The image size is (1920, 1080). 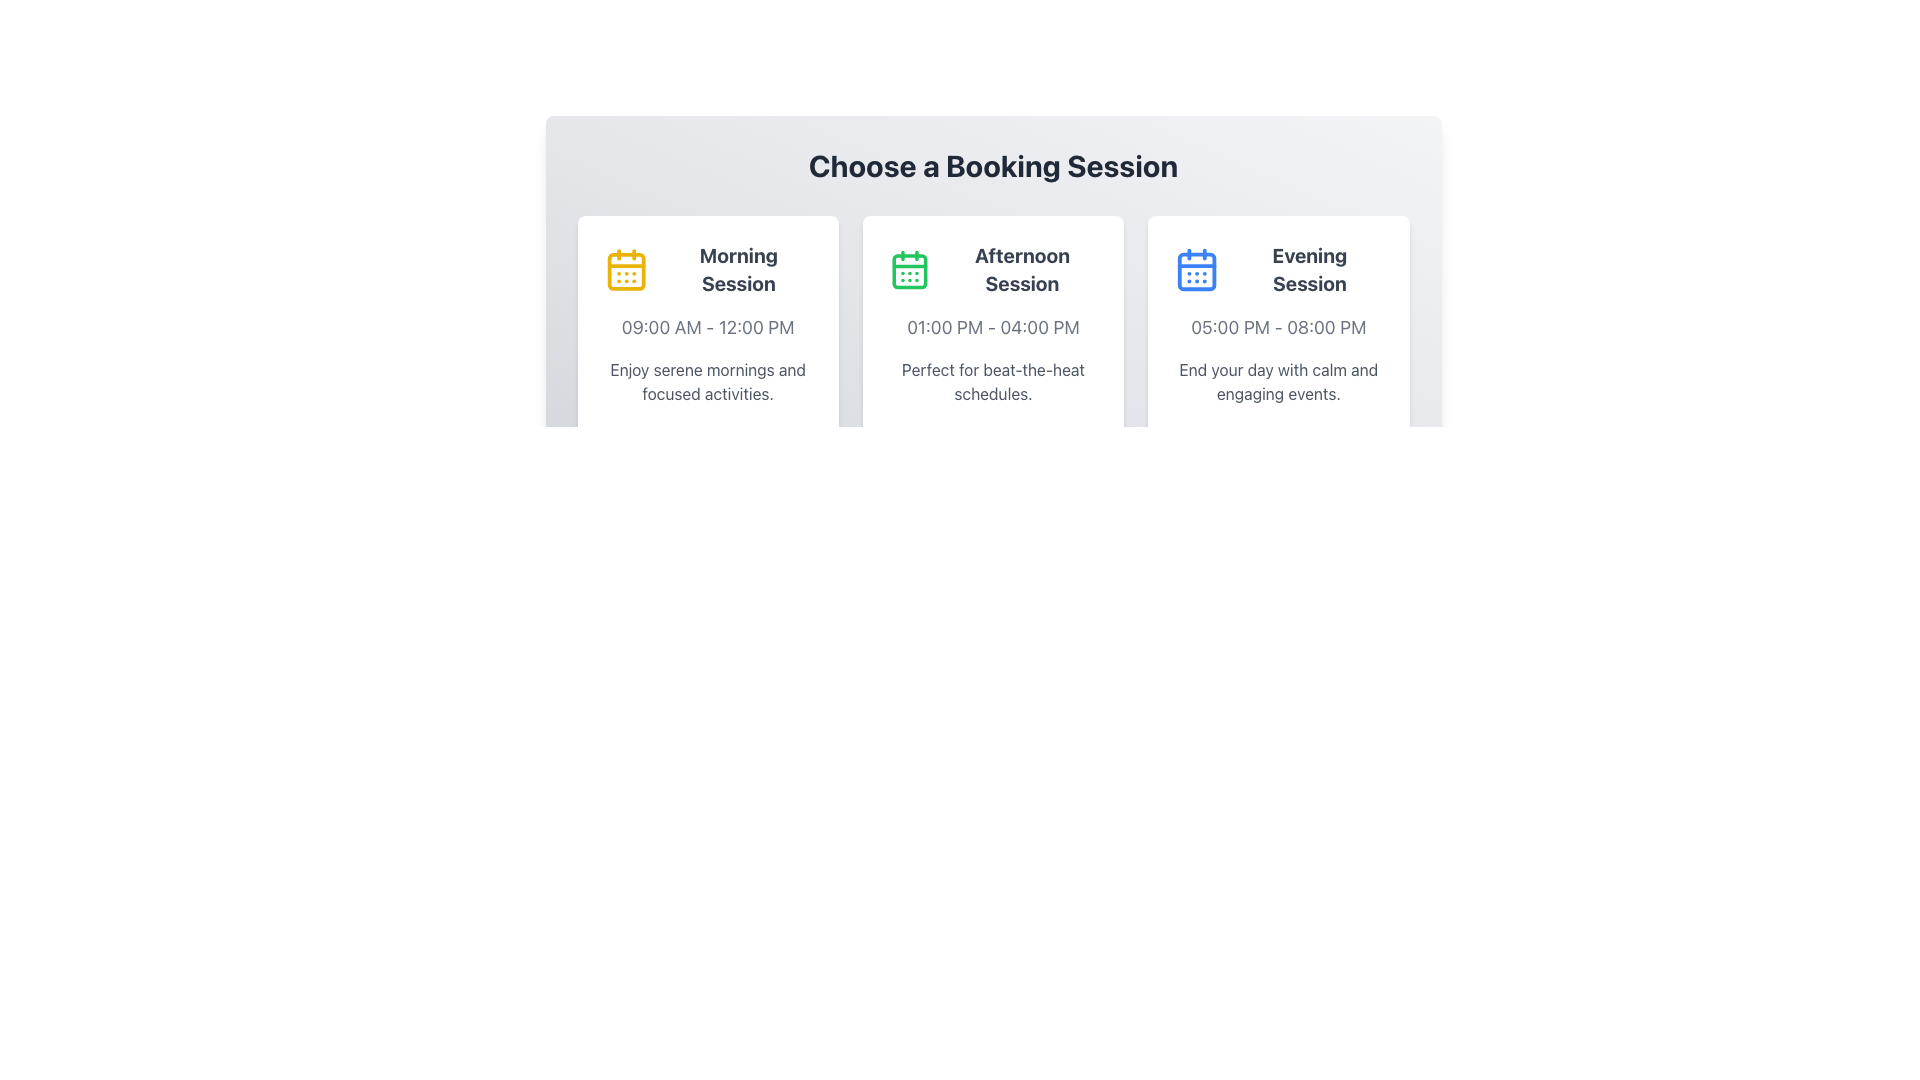 I want to click on the description text located within the 'Morning Session' booking card, which is positioned below the session time '09:00 AM - 12:00 PM' and above the attendee count '24 people attended', so click(x=708, y=381).